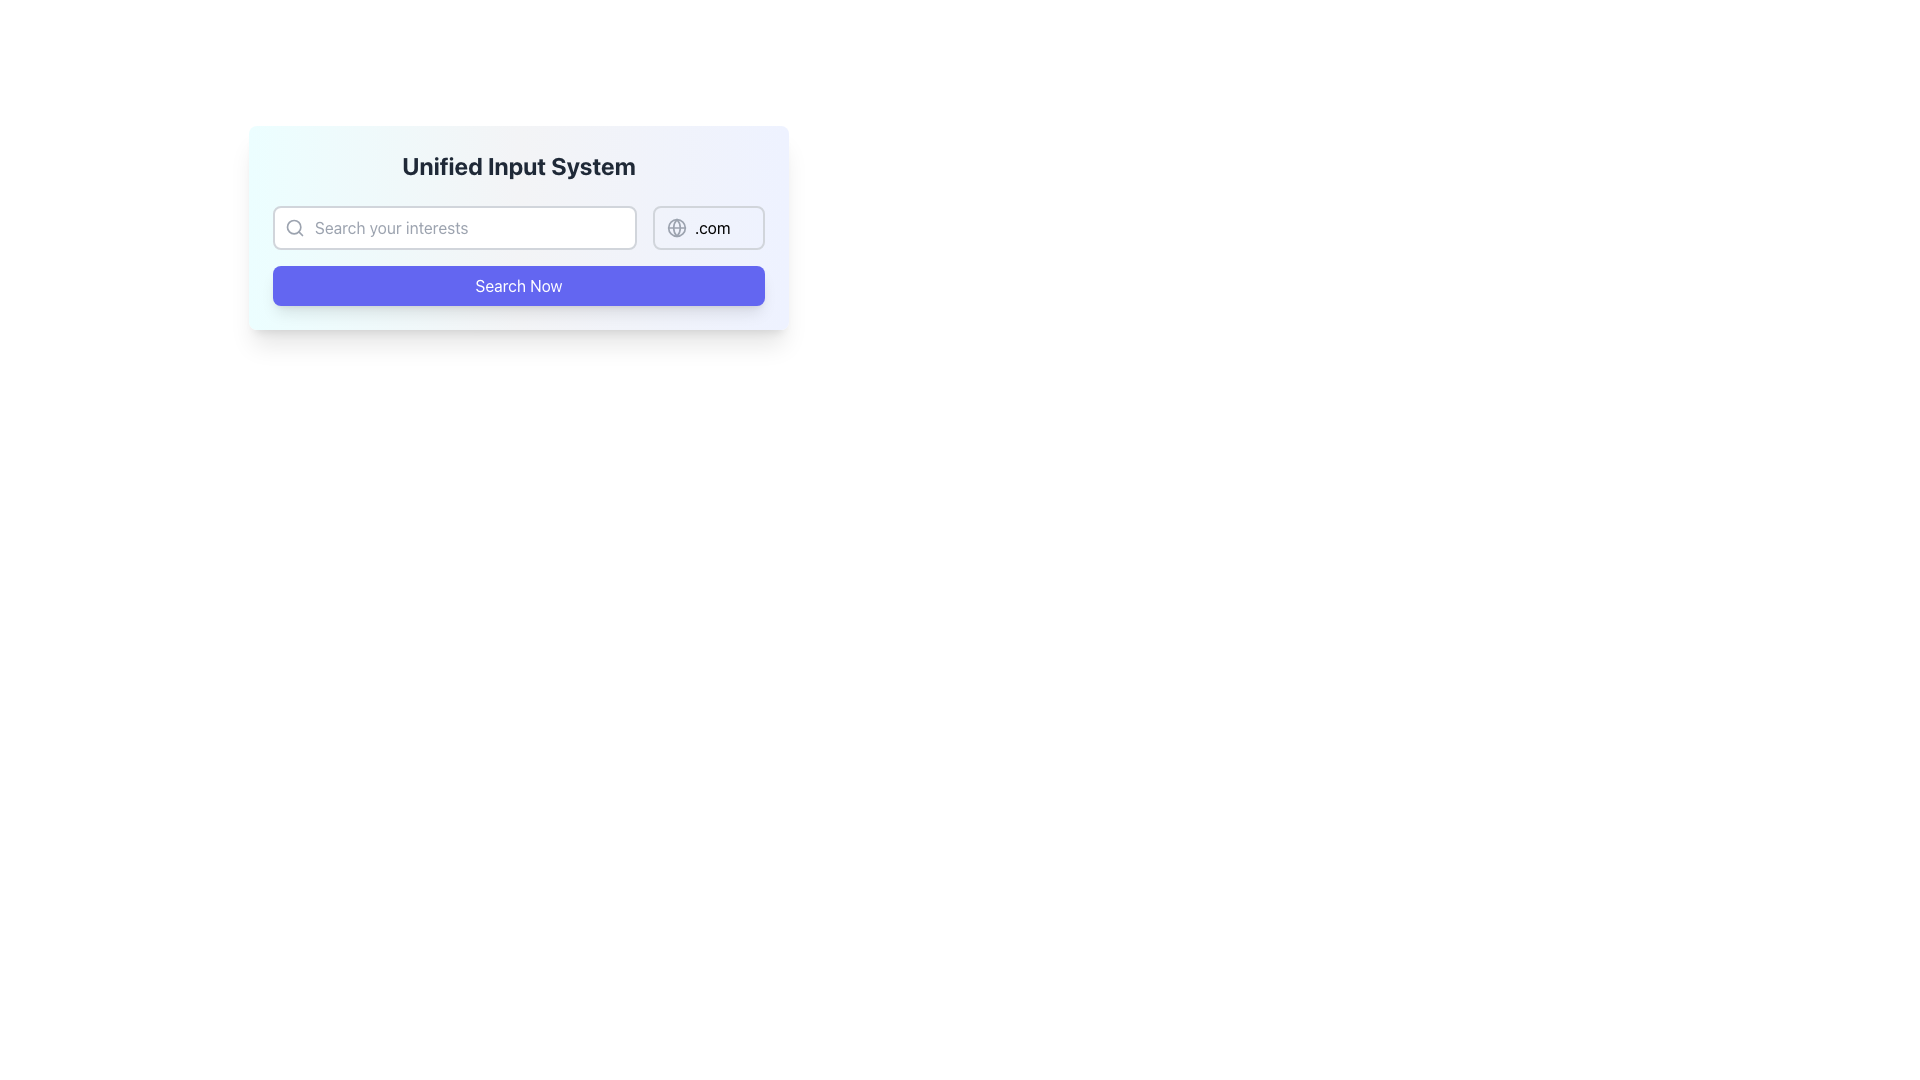 The width and height of the screenshot is (1920, 1080). What do you see at coordinates (293, 226) in the screenshot?
I see `the decorative search icon located at the top-left corner of the text input field, adjacent to the left padding` at bounding box center [293, 226].